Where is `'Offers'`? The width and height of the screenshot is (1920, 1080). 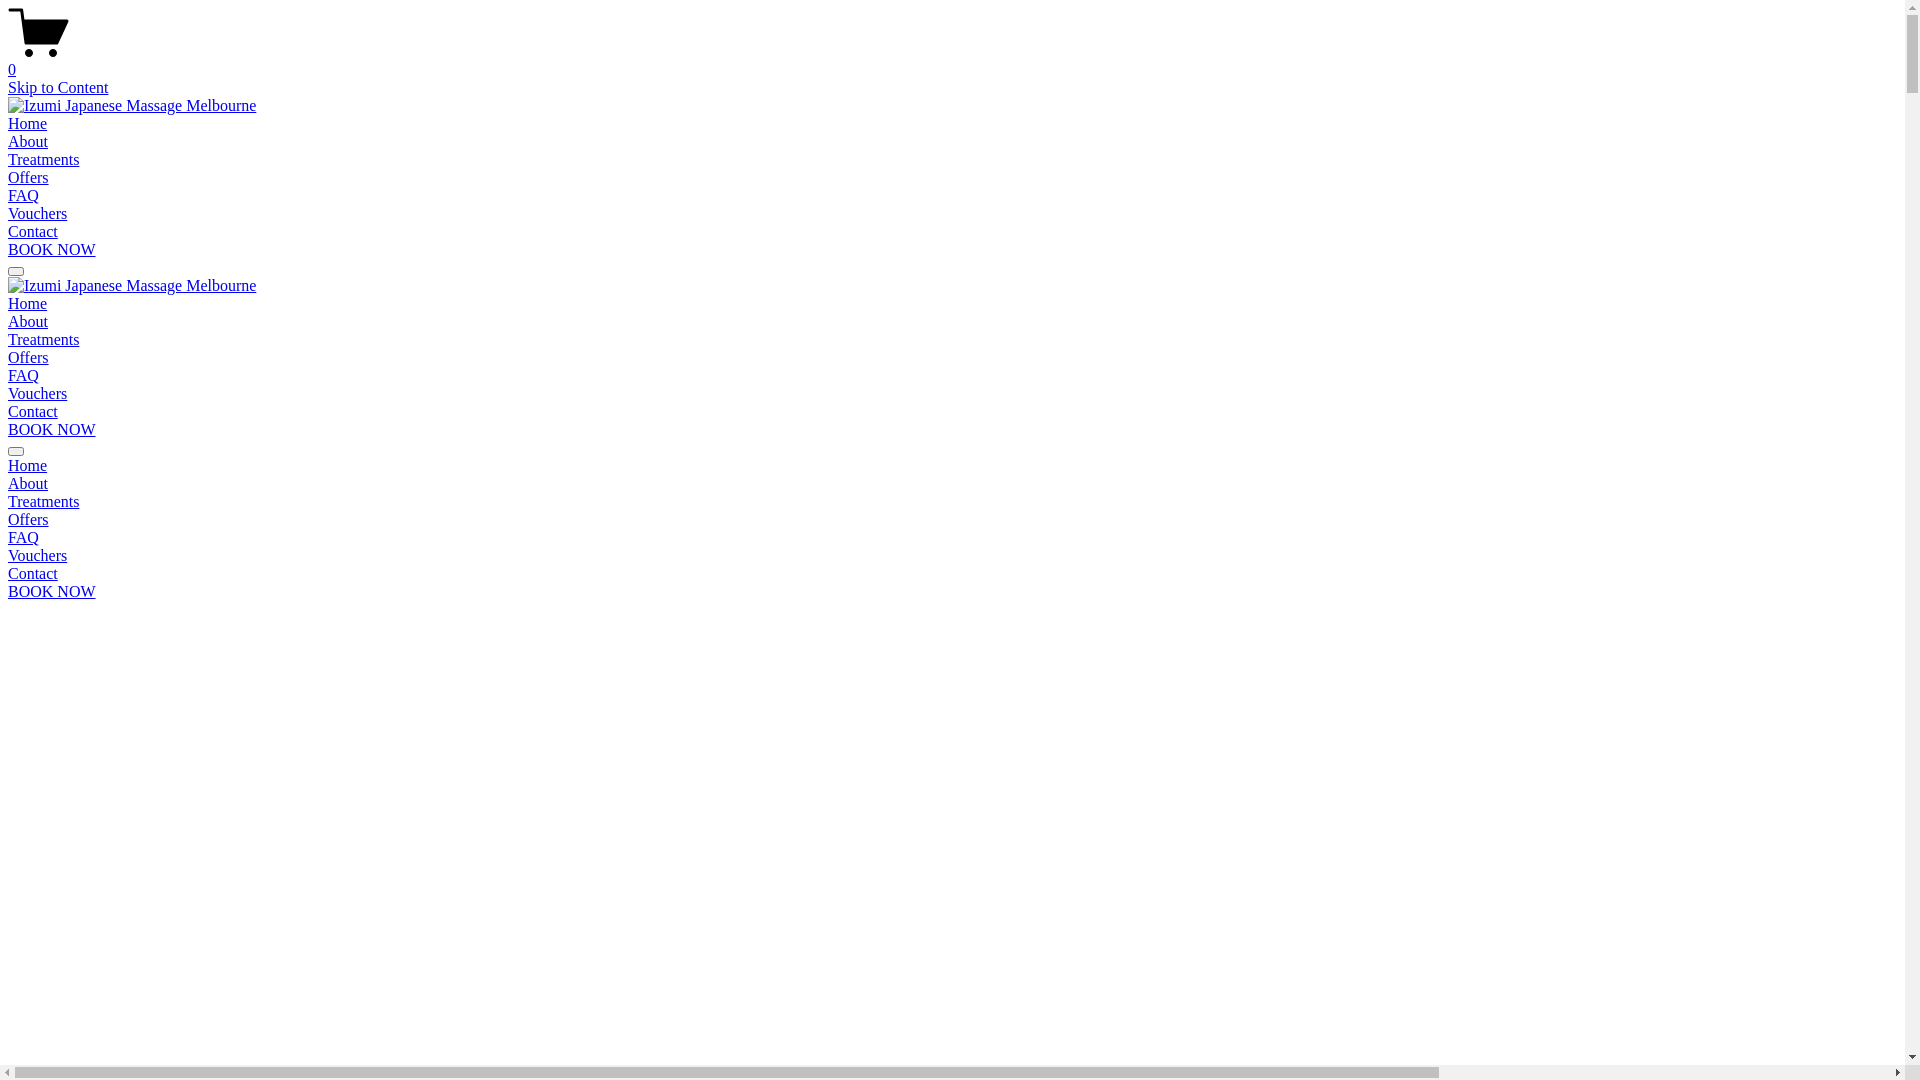
'Offers' is located at coordinates (8, 356).